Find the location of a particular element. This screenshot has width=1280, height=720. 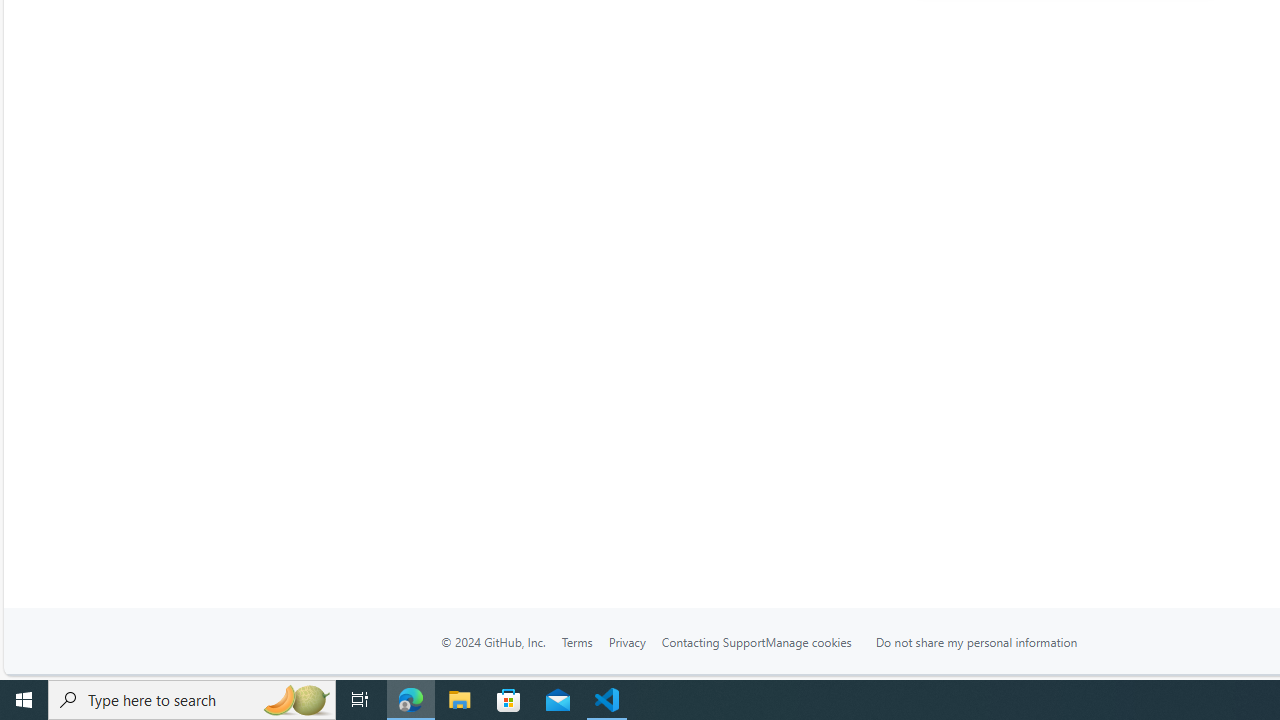

'Manage cookiesDo not share my personal information' is located at coordinates (932, 641).